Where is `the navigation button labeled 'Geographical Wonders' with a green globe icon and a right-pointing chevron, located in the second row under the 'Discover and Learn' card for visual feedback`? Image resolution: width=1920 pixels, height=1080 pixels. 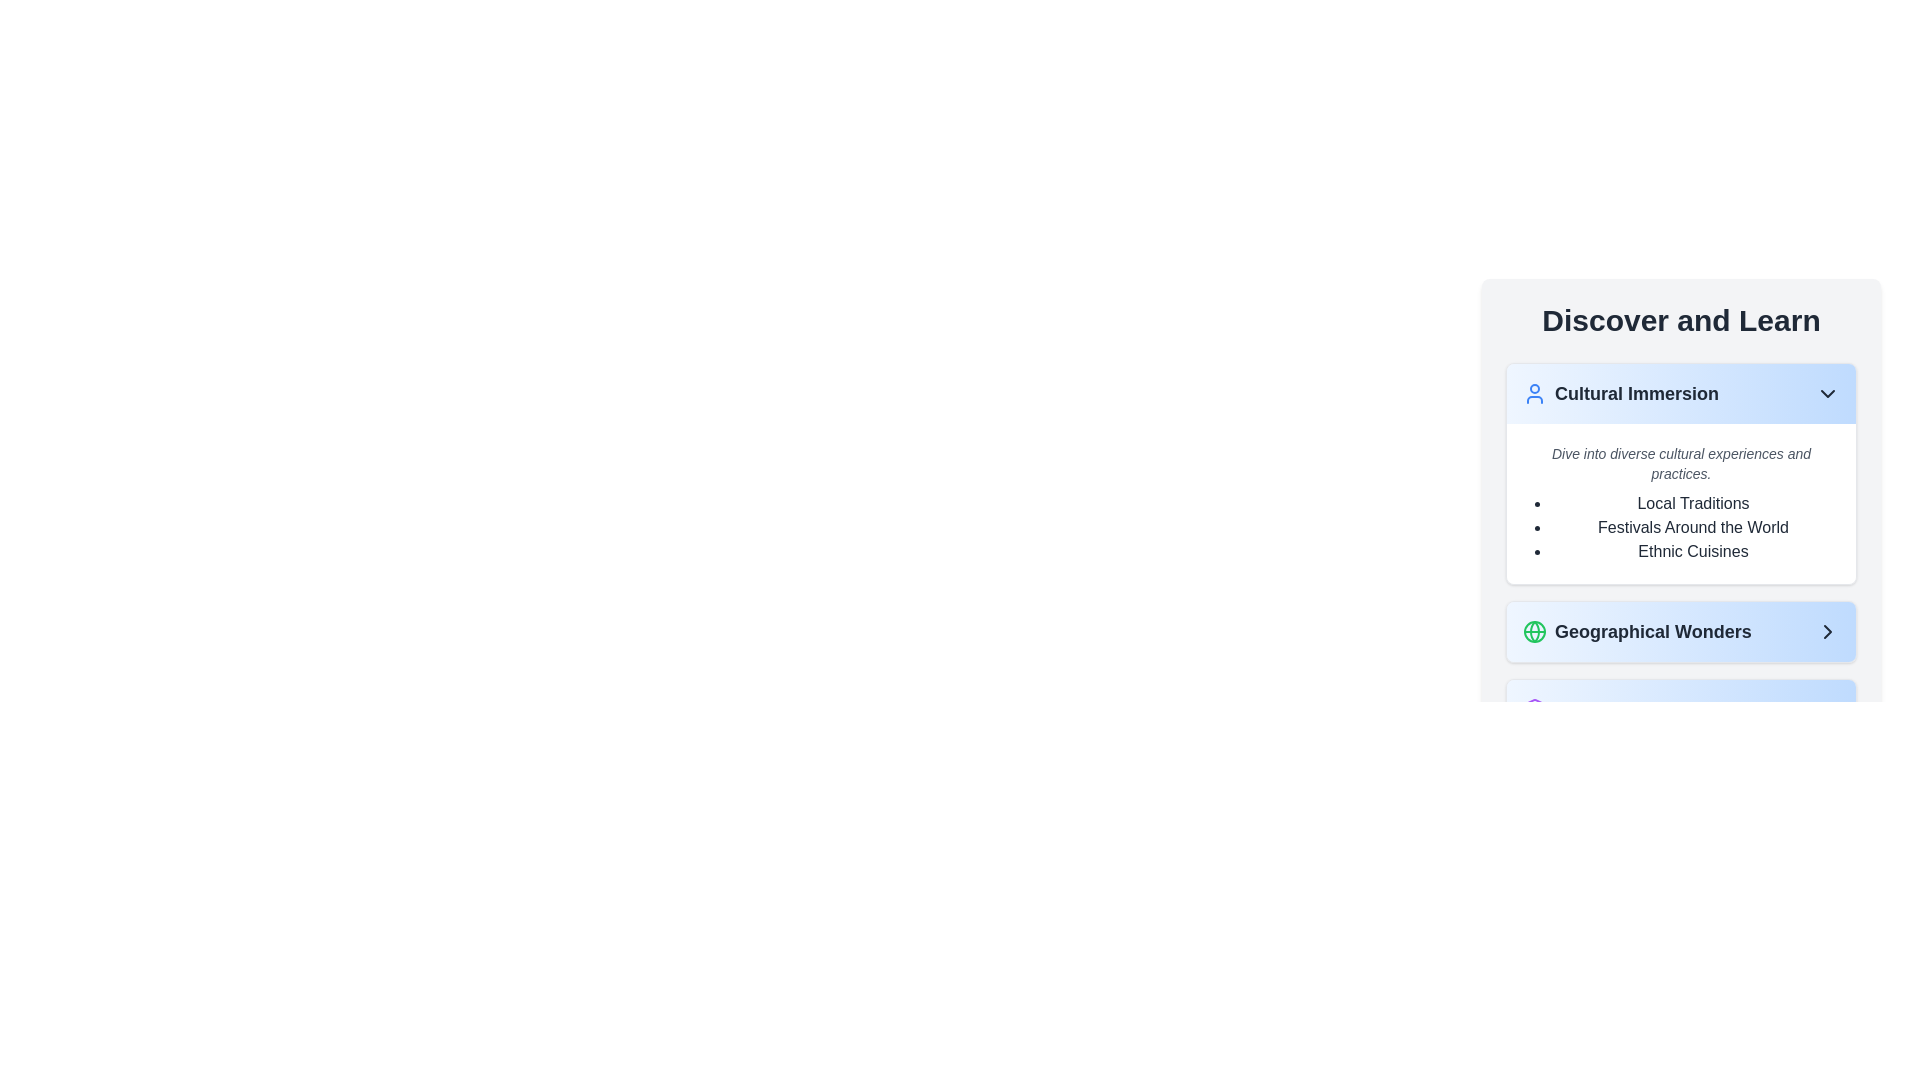
the navigation button labeled 'Geographical Wonders' with a green globe icon and a right-pointing chevron, located in the second row under the 'Discover and Learn' card for visual feedback is located at coordinates (1680, 632).